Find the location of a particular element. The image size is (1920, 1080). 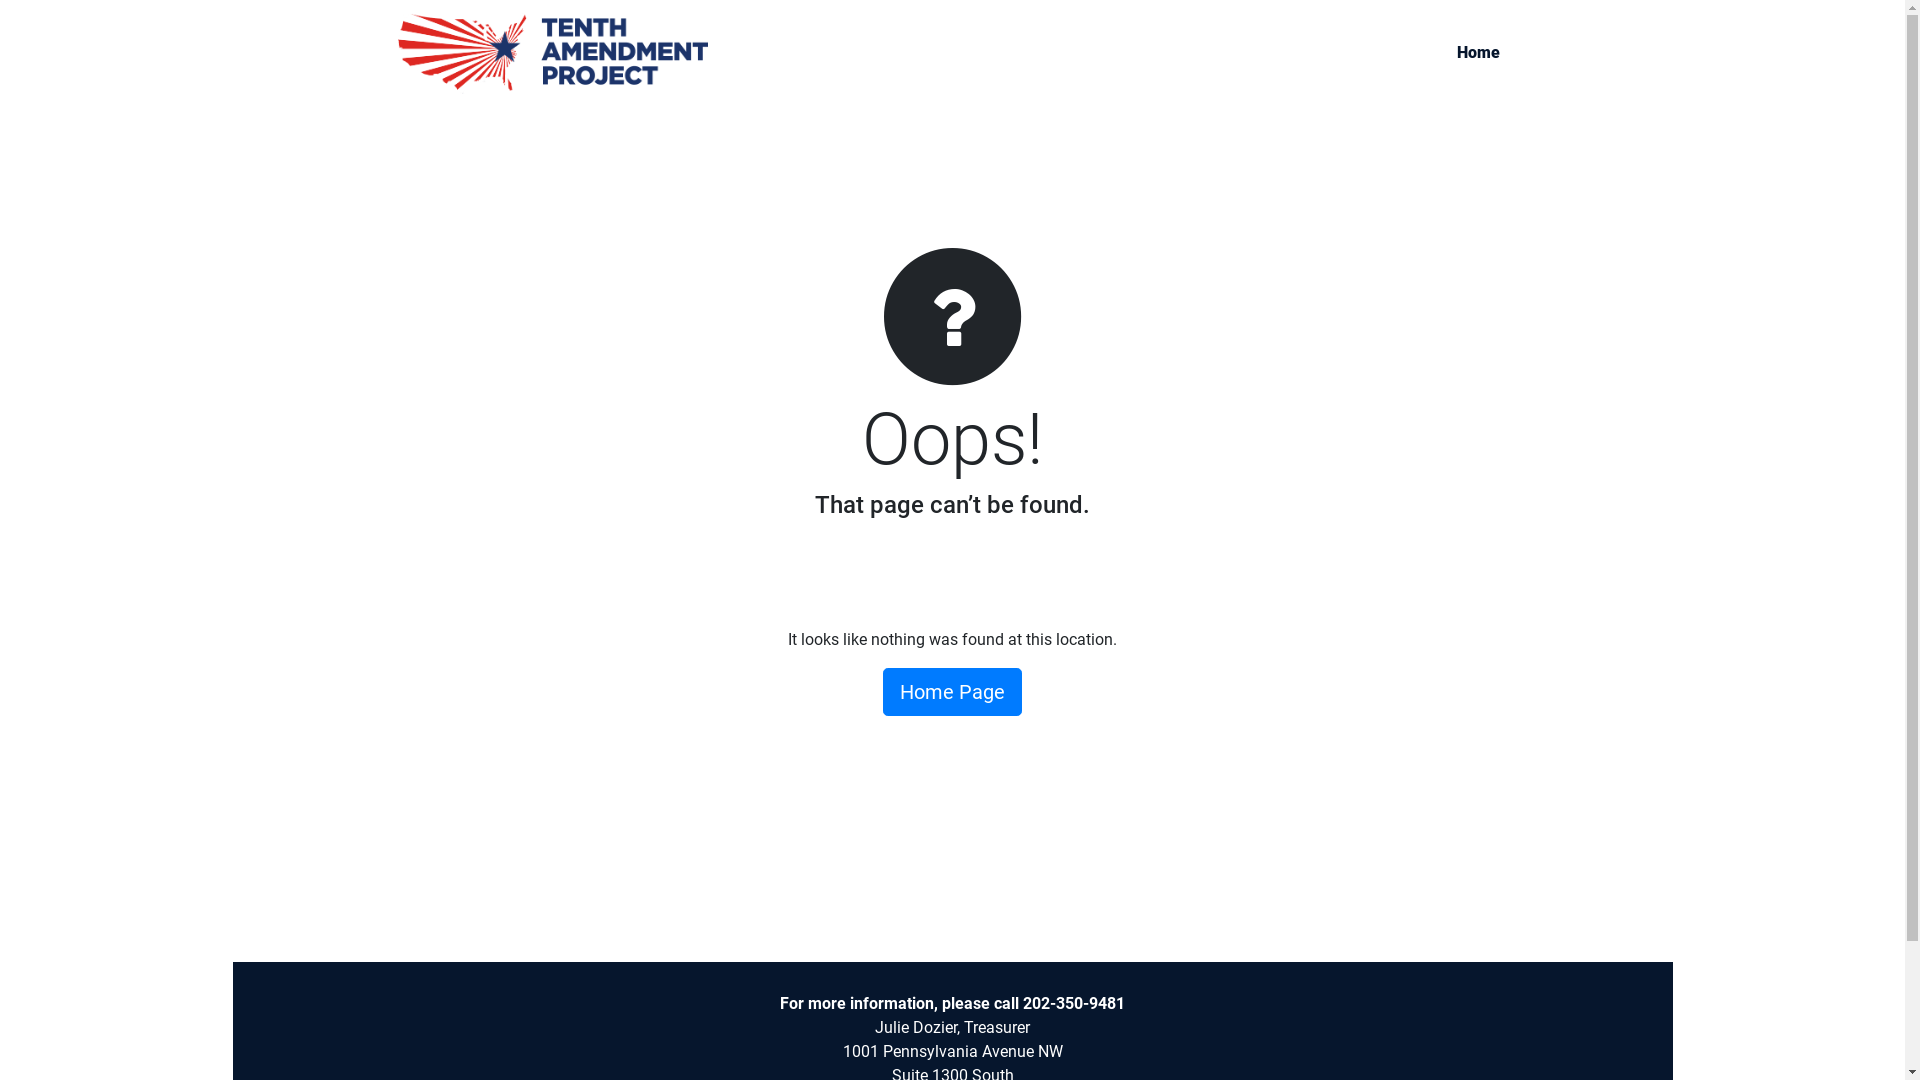

'Home Page' is located at coordinates (951, 690).